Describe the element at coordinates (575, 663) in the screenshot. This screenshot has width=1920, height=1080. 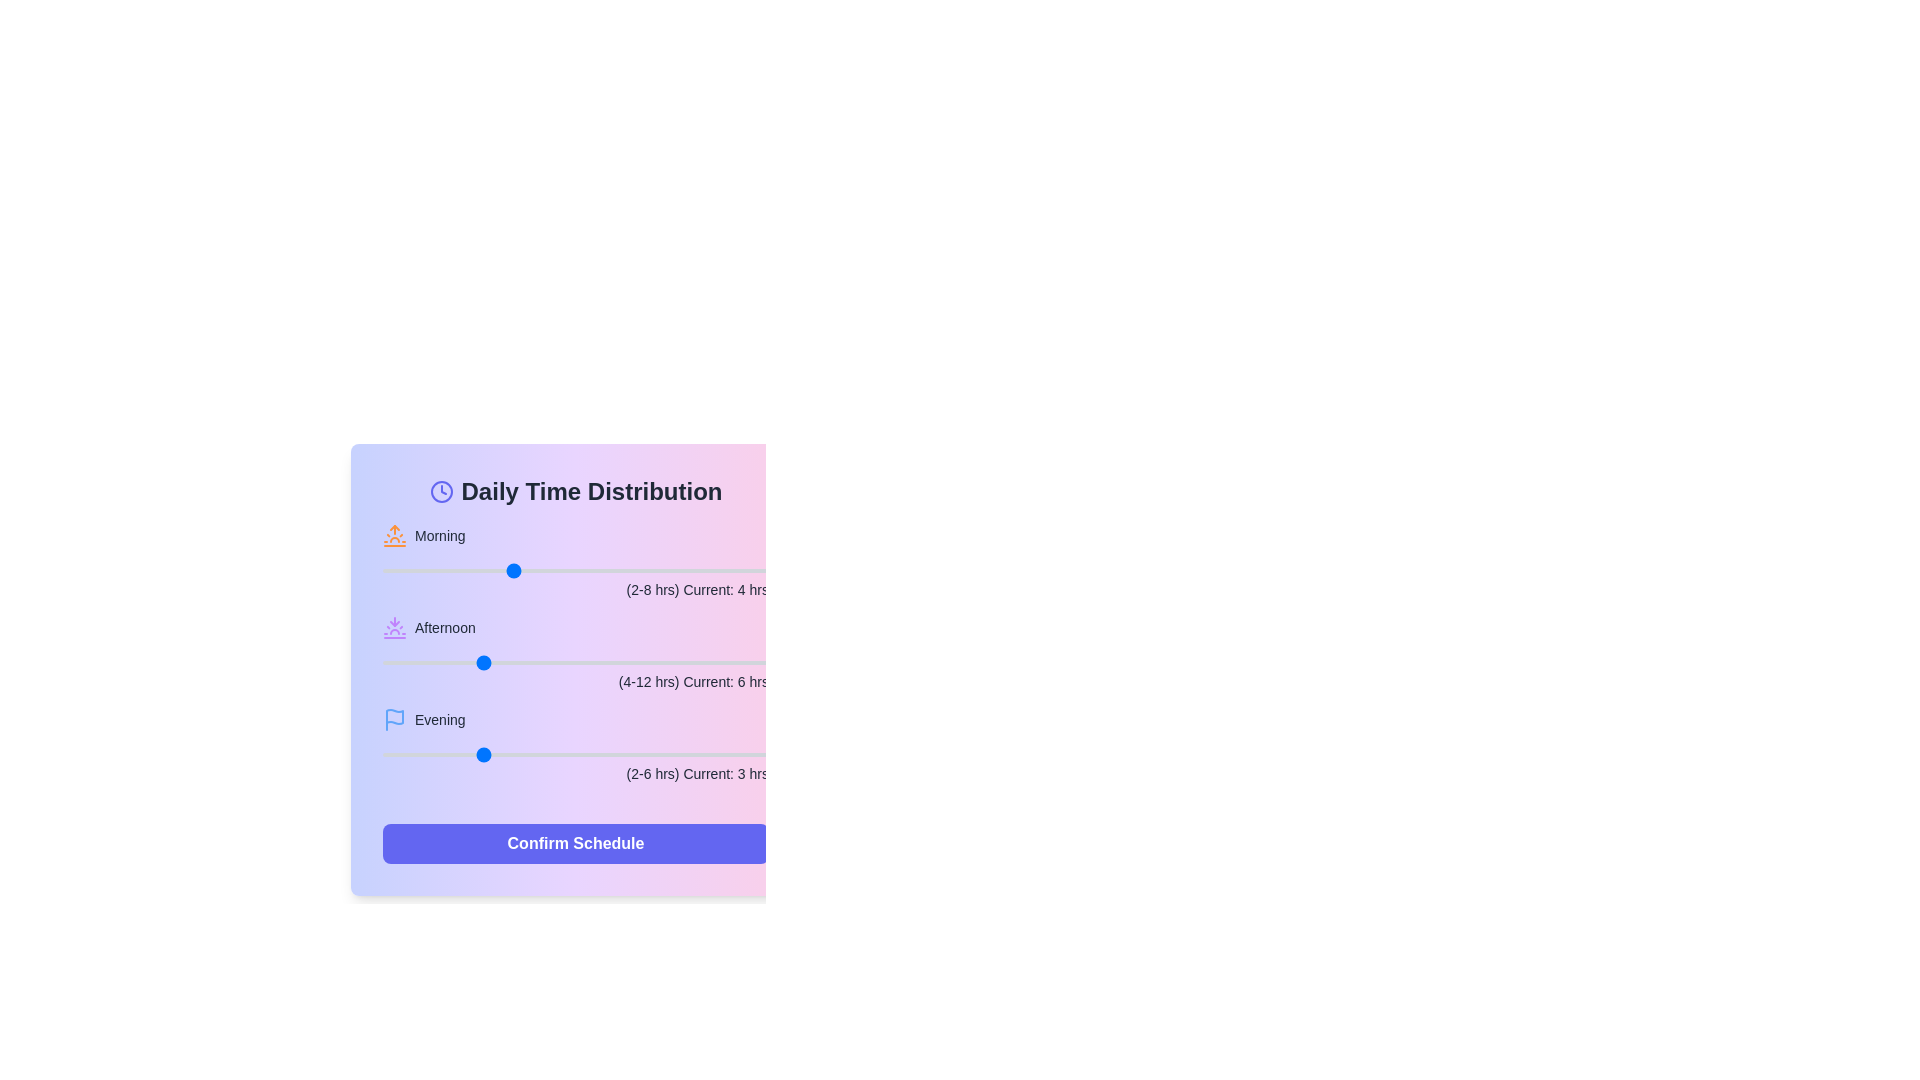
I see `the afternoon time allocation` at that location.